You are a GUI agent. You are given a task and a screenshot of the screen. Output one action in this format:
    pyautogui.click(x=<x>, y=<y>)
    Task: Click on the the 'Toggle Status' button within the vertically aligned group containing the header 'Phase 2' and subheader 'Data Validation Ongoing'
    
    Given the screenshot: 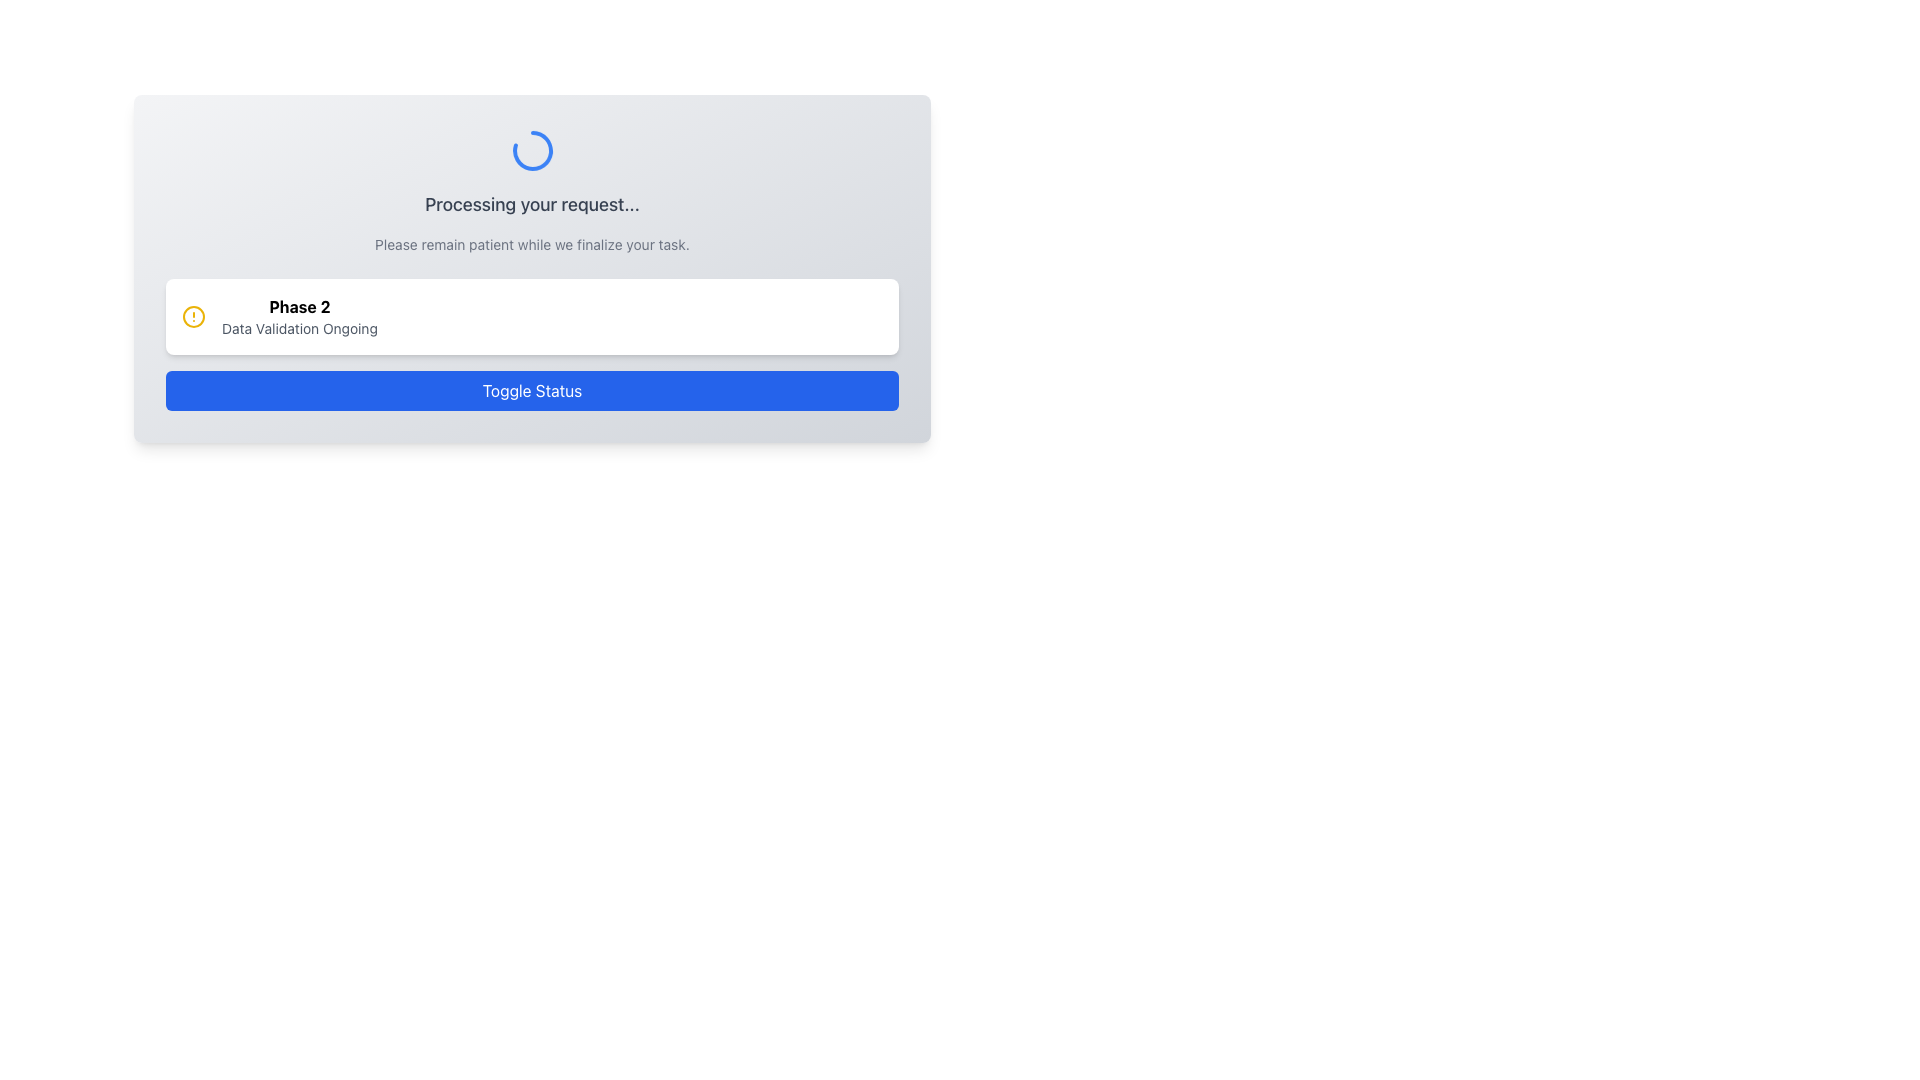 What is the action you would take?
    pyautogui.click(x=532, y=343)
    